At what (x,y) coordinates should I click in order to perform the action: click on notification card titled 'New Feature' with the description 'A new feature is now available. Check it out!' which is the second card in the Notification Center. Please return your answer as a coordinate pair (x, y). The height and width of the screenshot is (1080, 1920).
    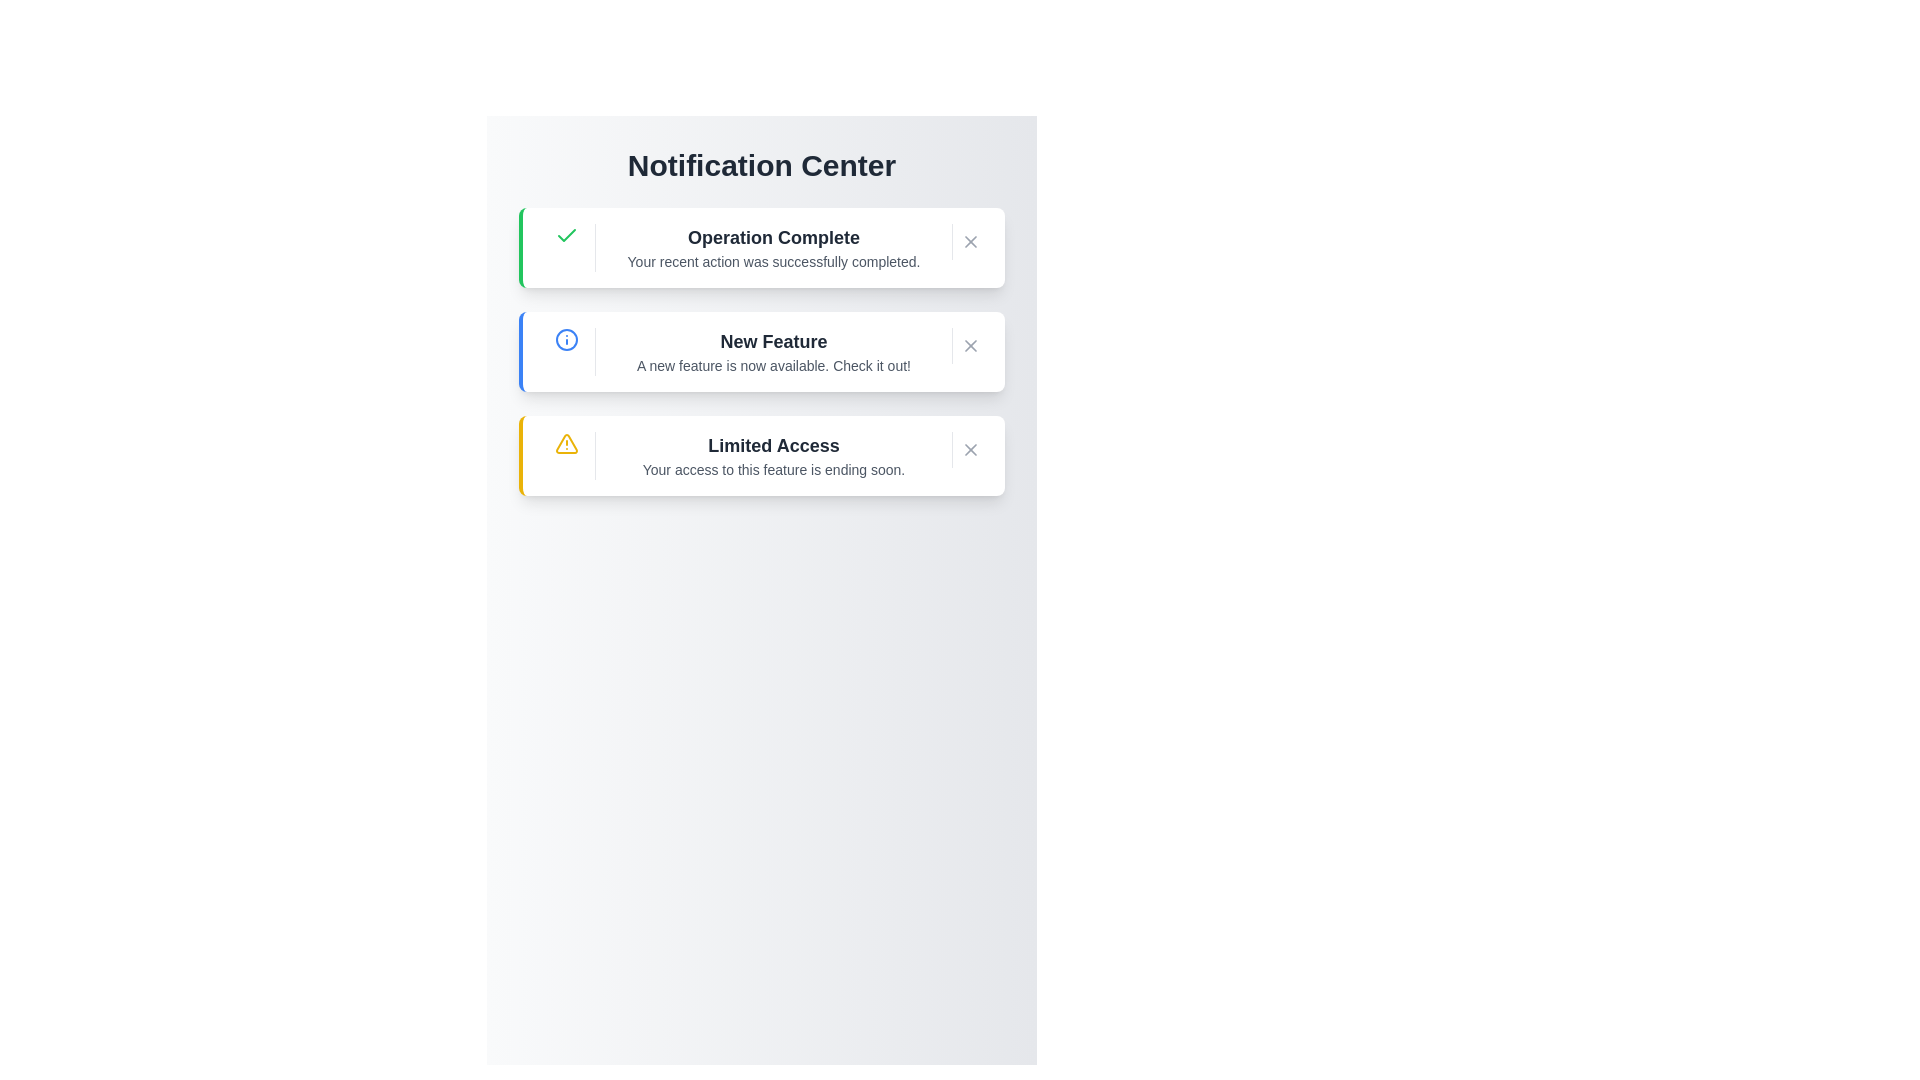
    Looking at the image, I should click on (761, 350).